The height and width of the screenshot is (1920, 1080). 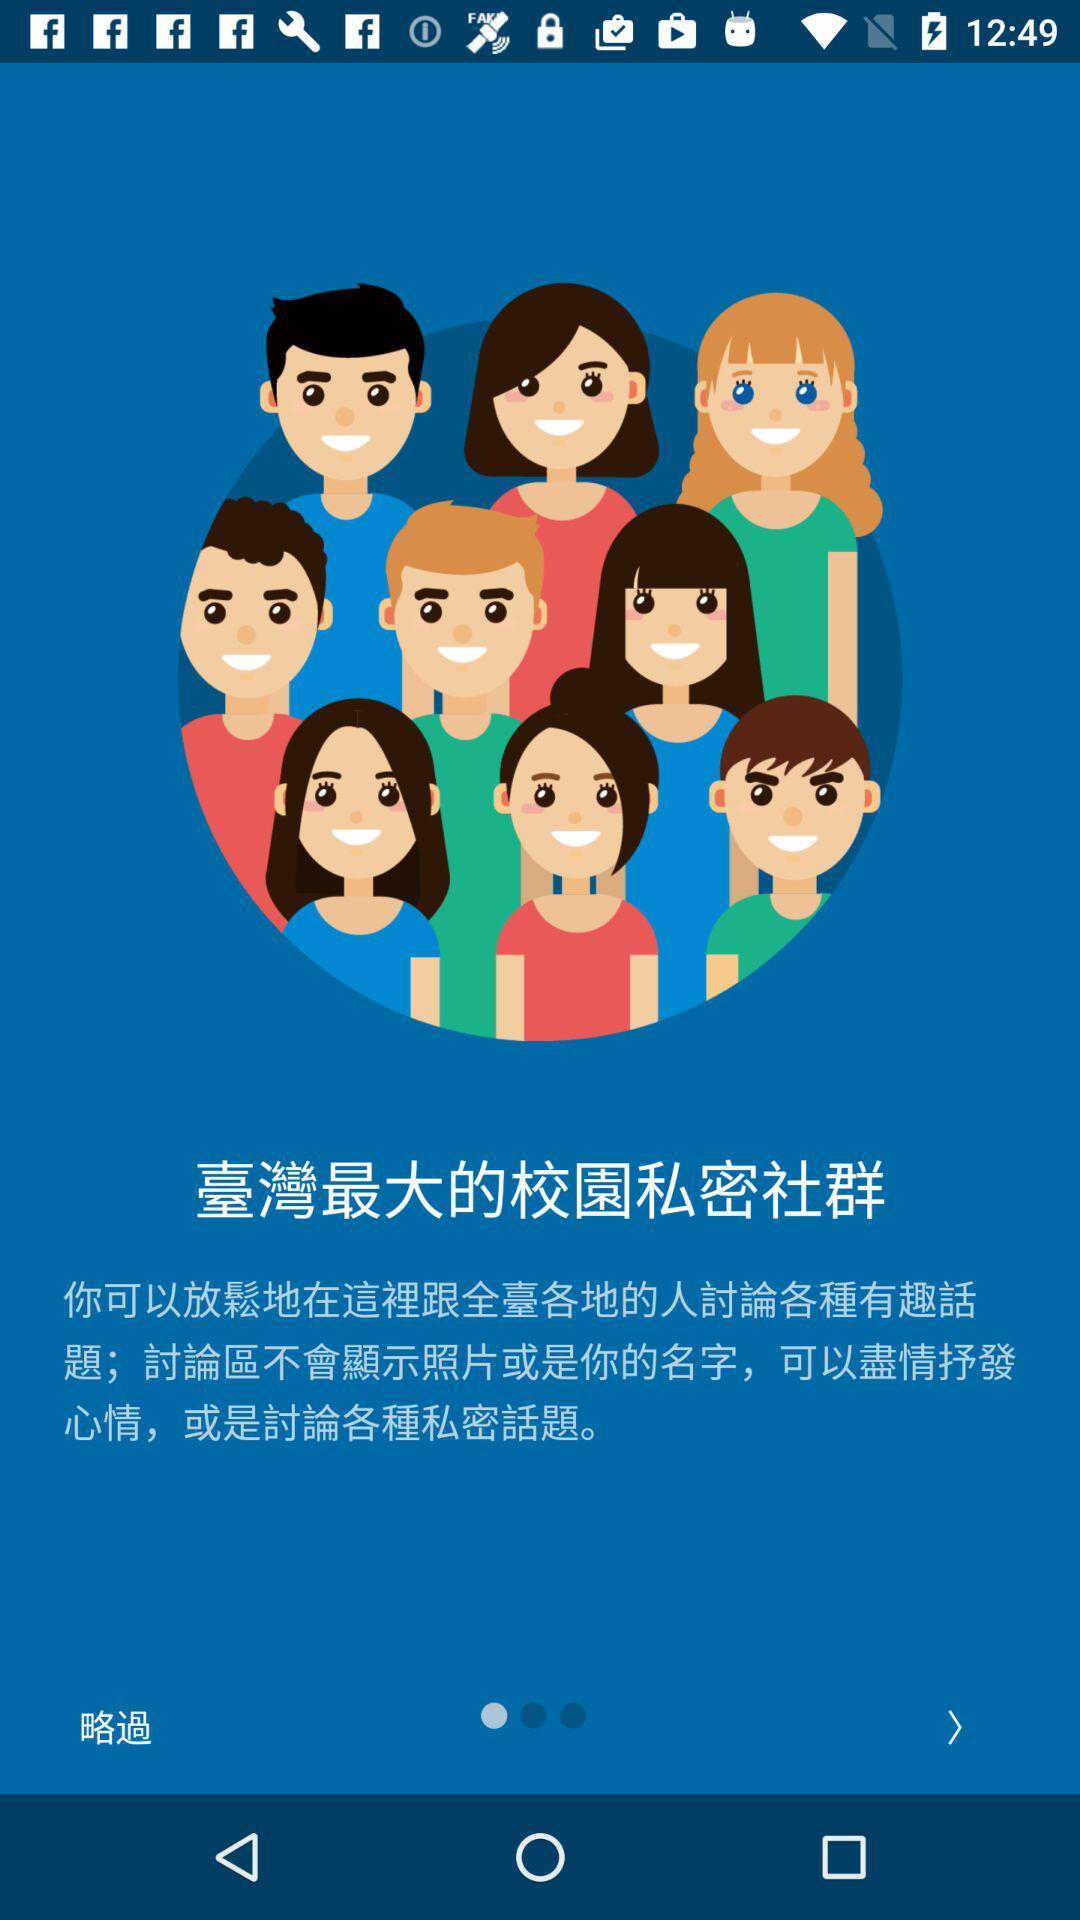 What do you see at coordinates (963, 1726) in the screenshot?
I see `the icon at the bottom right corner` at bounding box center [963, 1726].